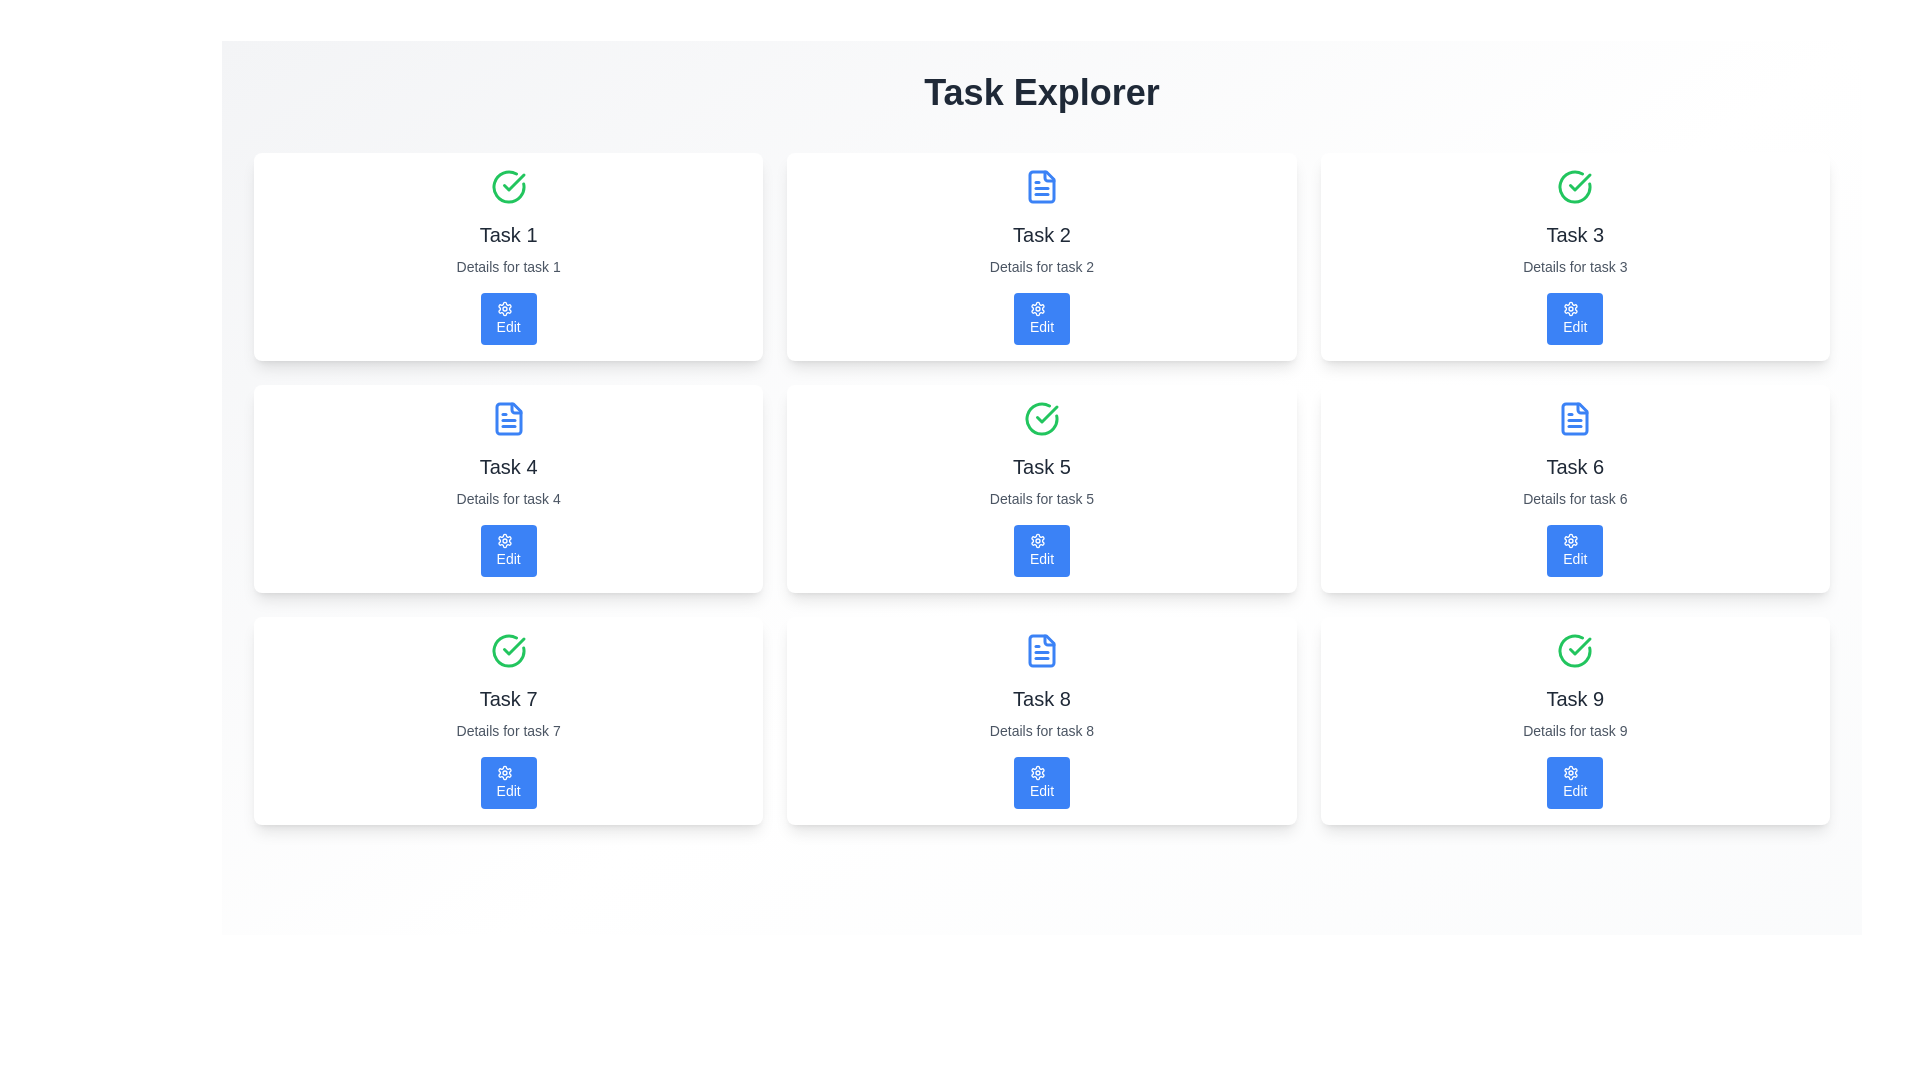  Describe the element at coordinates (1037, 771) in the screenshot. I see `the decorative icon that visually represents the action associated with the 'Edit' button located in the eighth task panel of a three-by-three grid layout` at that location.